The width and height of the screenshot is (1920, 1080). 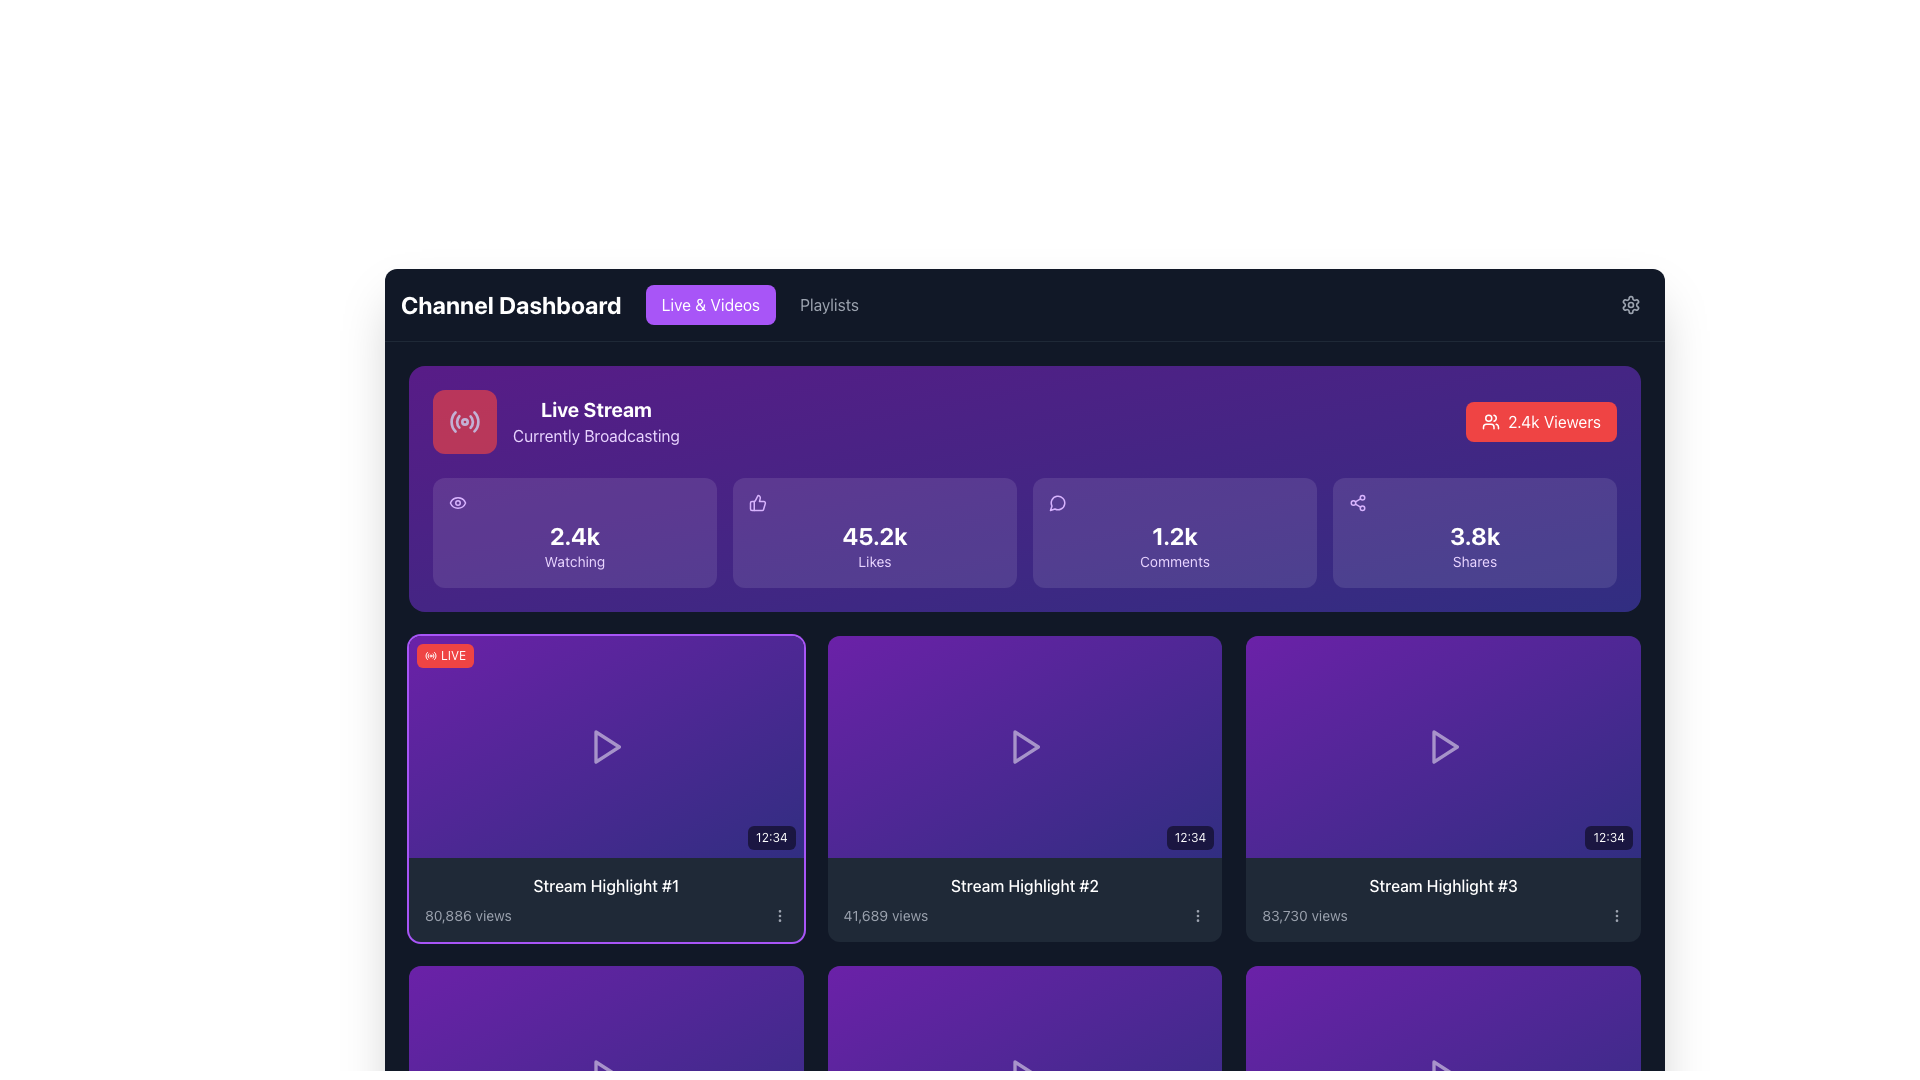 What do you see at coordinates (1540, 420) in the screenshot?
I see `the viewer statistics button located at the top-right corner of the purple 'Live Stream' block` at bounding box center [1540, 420].